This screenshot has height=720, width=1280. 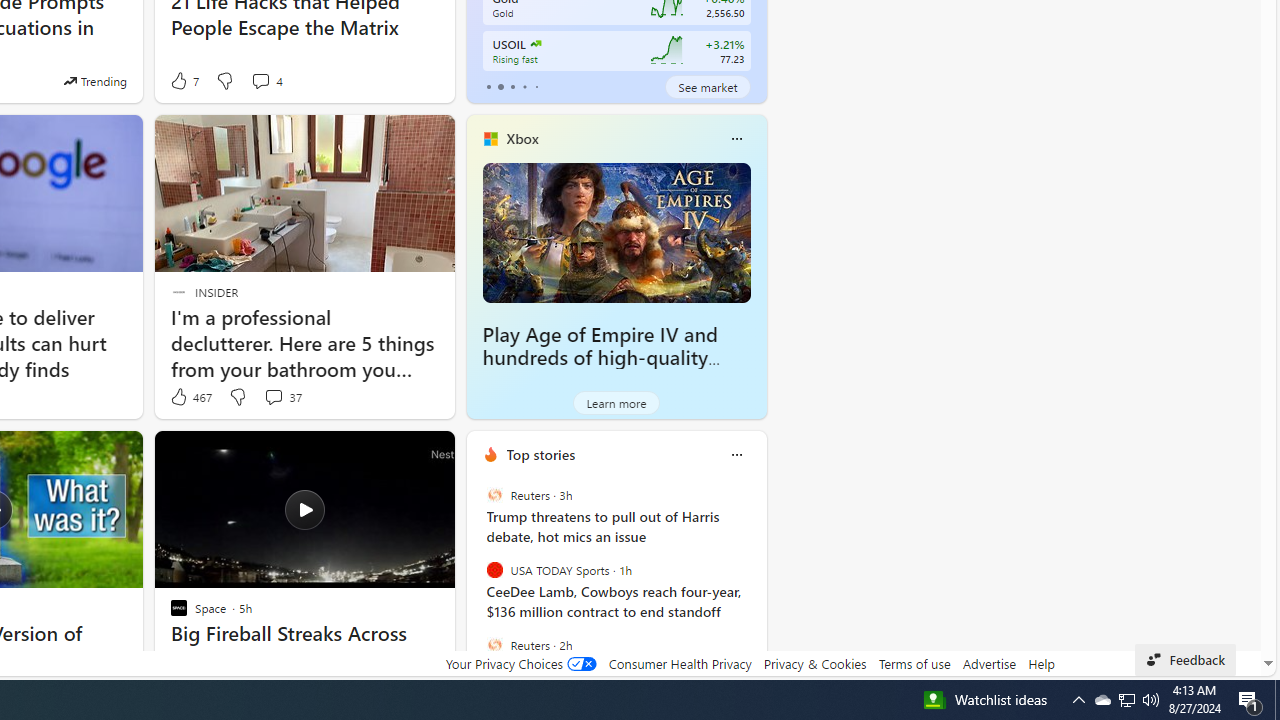 I want to click on 'Consumer Health Privacy', so click(x=680, y=663).